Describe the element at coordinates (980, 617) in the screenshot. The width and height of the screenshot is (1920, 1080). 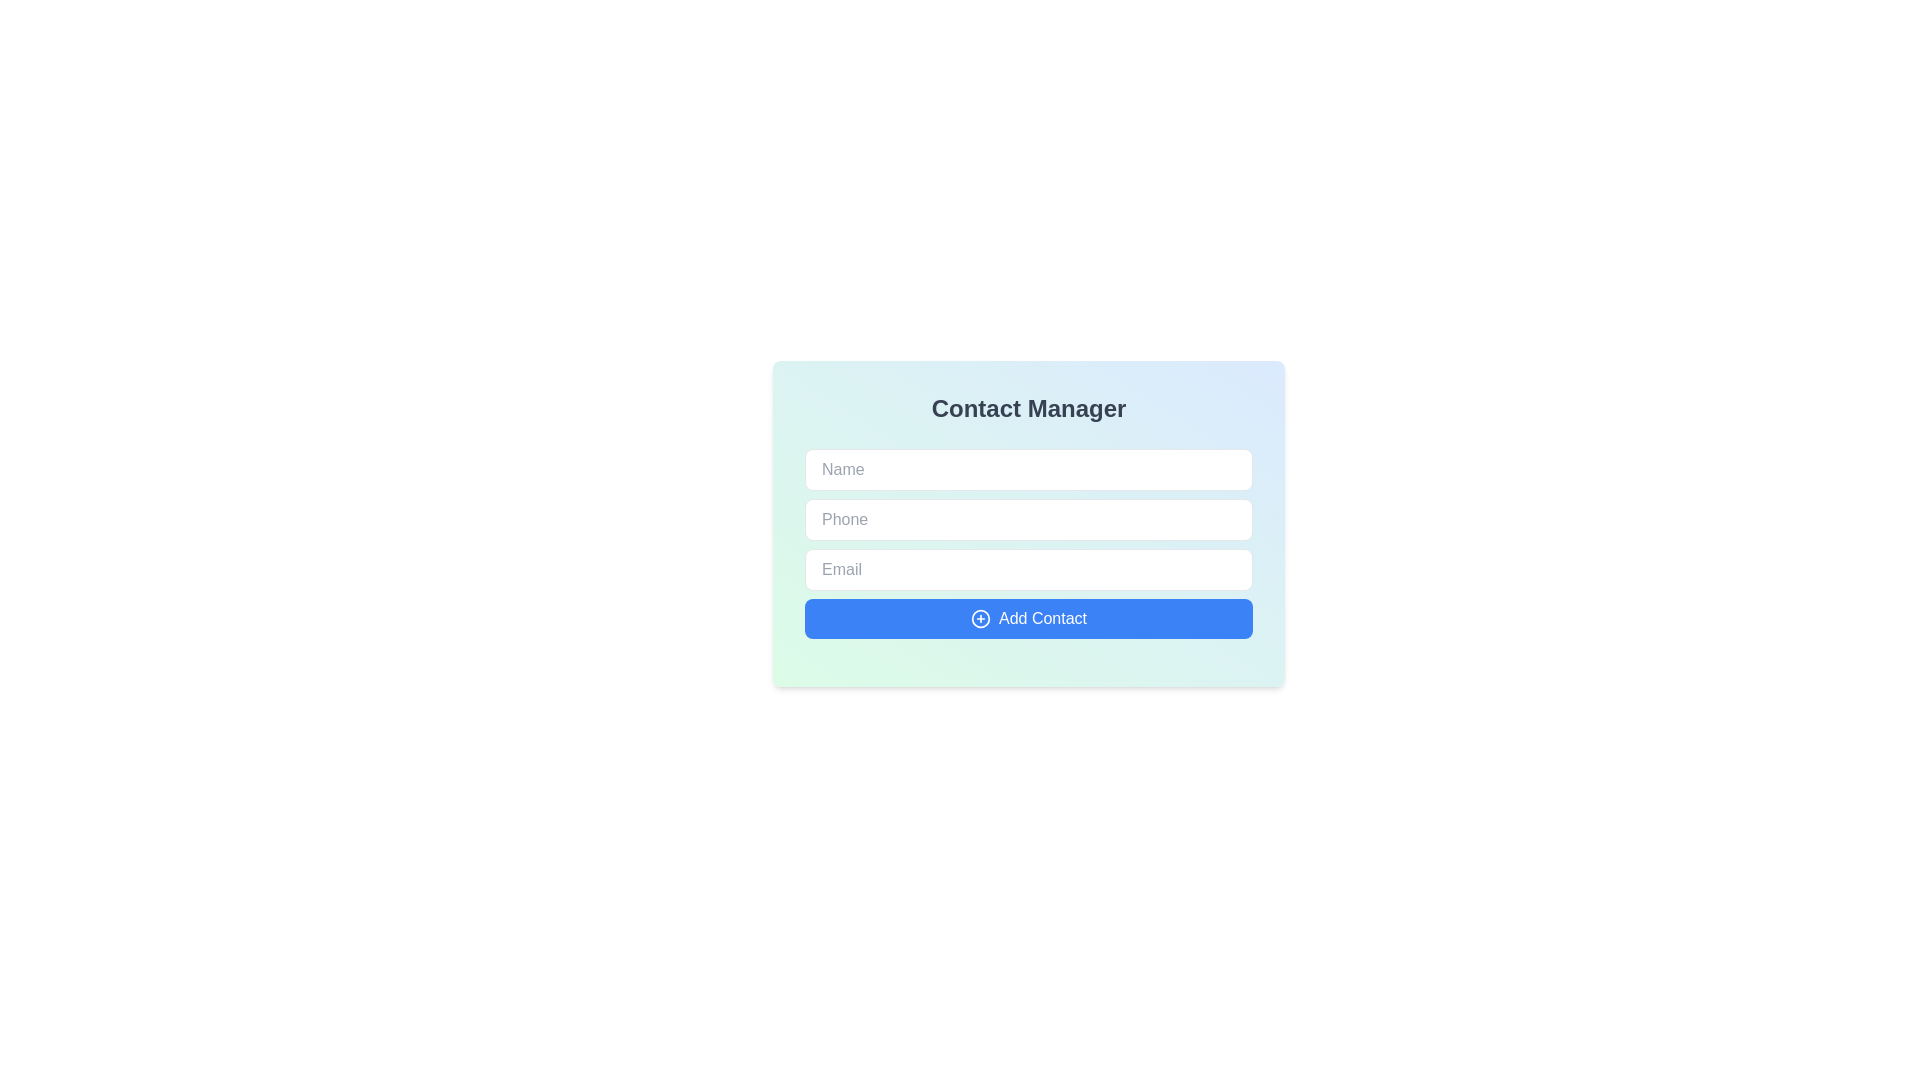
I see `the icon located` at that location.